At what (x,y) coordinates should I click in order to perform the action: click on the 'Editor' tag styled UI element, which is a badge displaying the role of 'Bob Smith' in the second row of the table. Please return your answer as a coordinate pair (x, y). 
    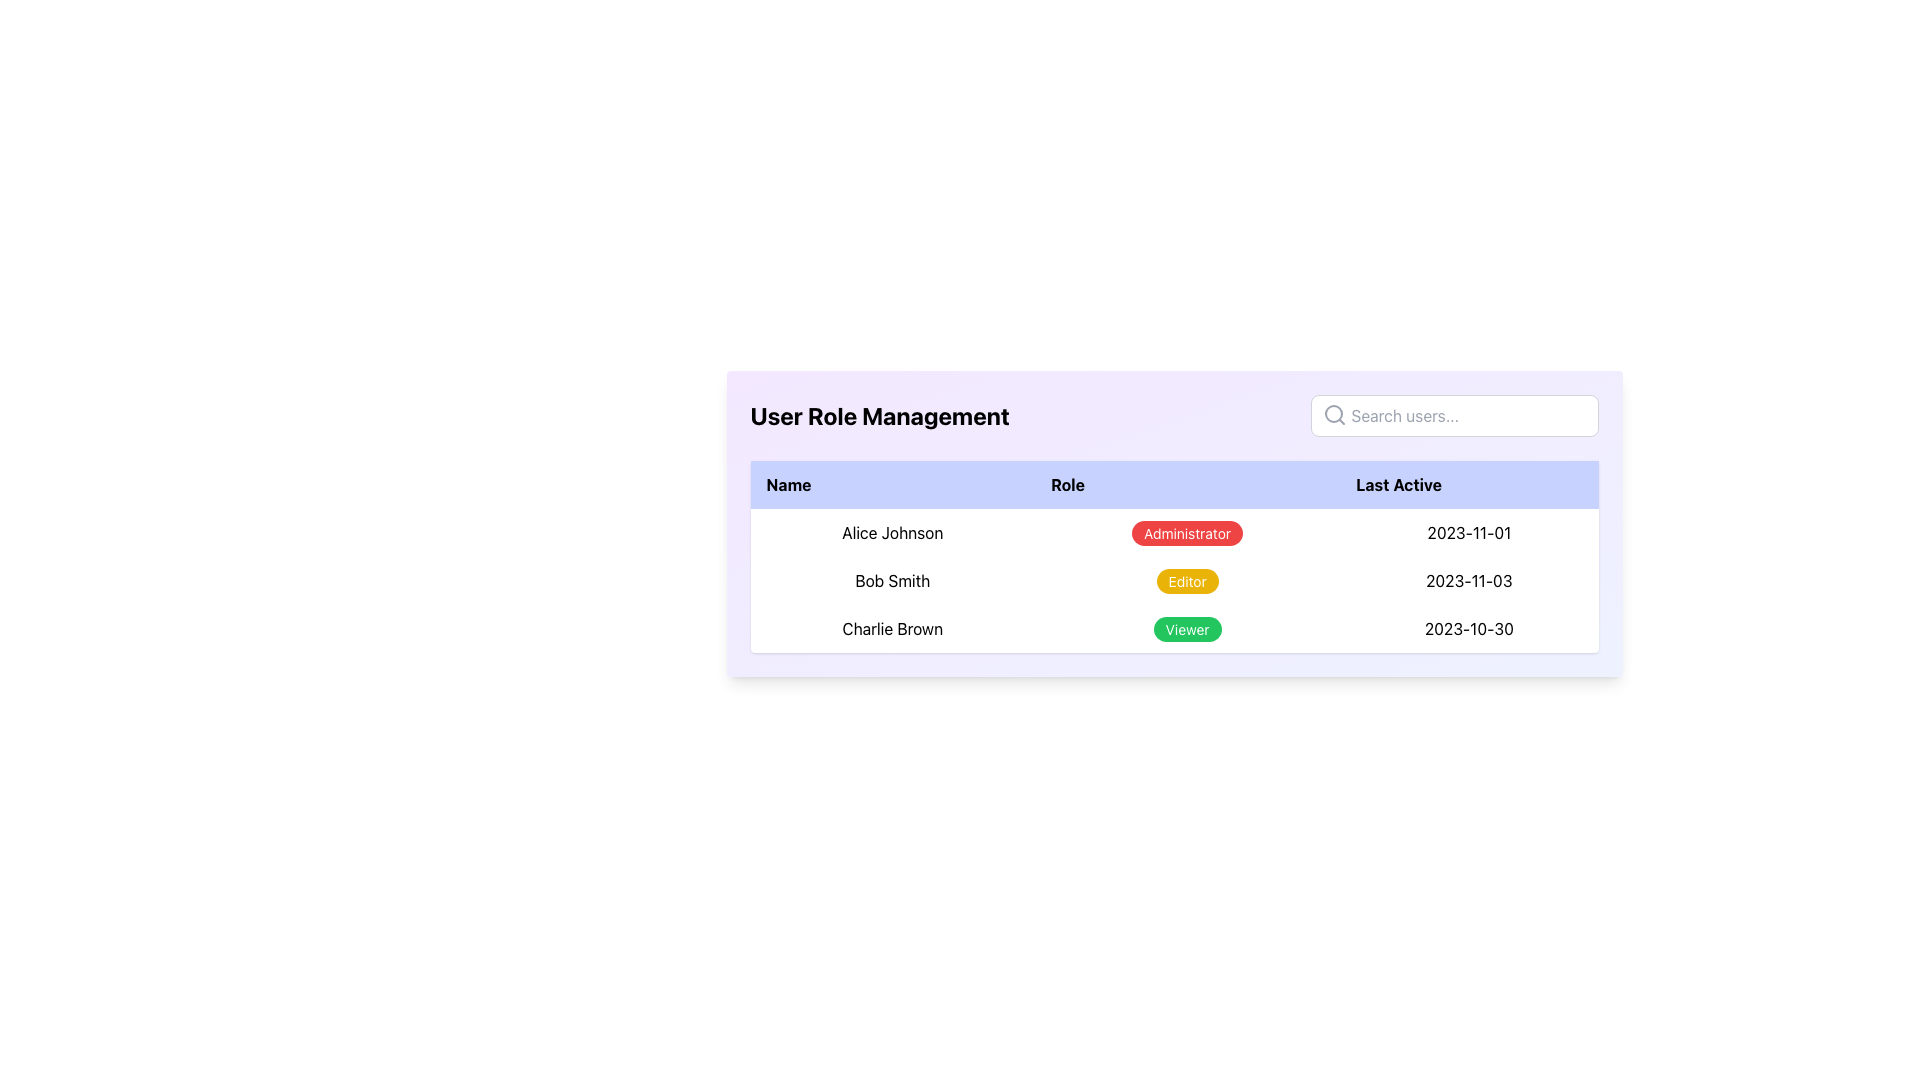
    Looking at the image, I should click on (1187, 581).